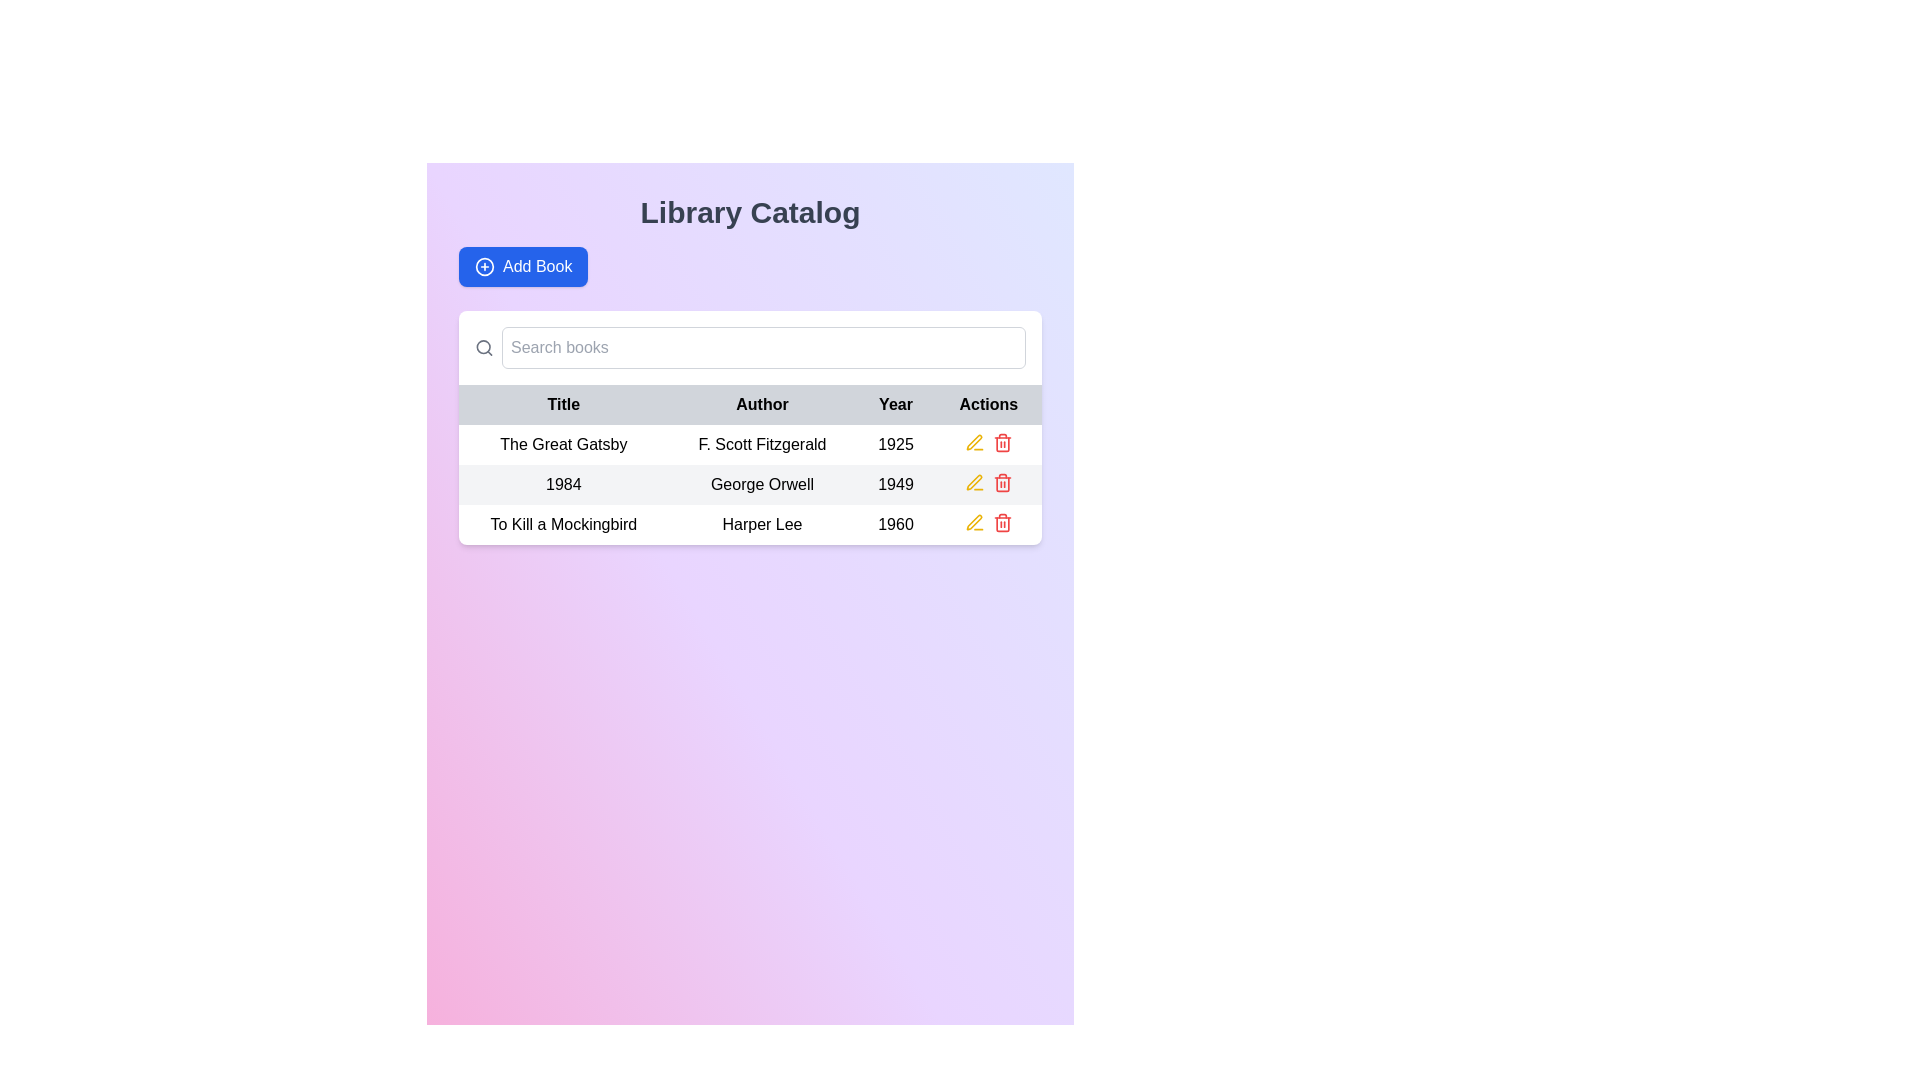 Image resolution: width=1920 pixels, height=1080 pixels. What do you see at coordinates (988, 482) in the screenshot?
I see `the Action group containing the edit and delete buttons for the book '1984' by George Orwell` at bounding box center [988, 482].